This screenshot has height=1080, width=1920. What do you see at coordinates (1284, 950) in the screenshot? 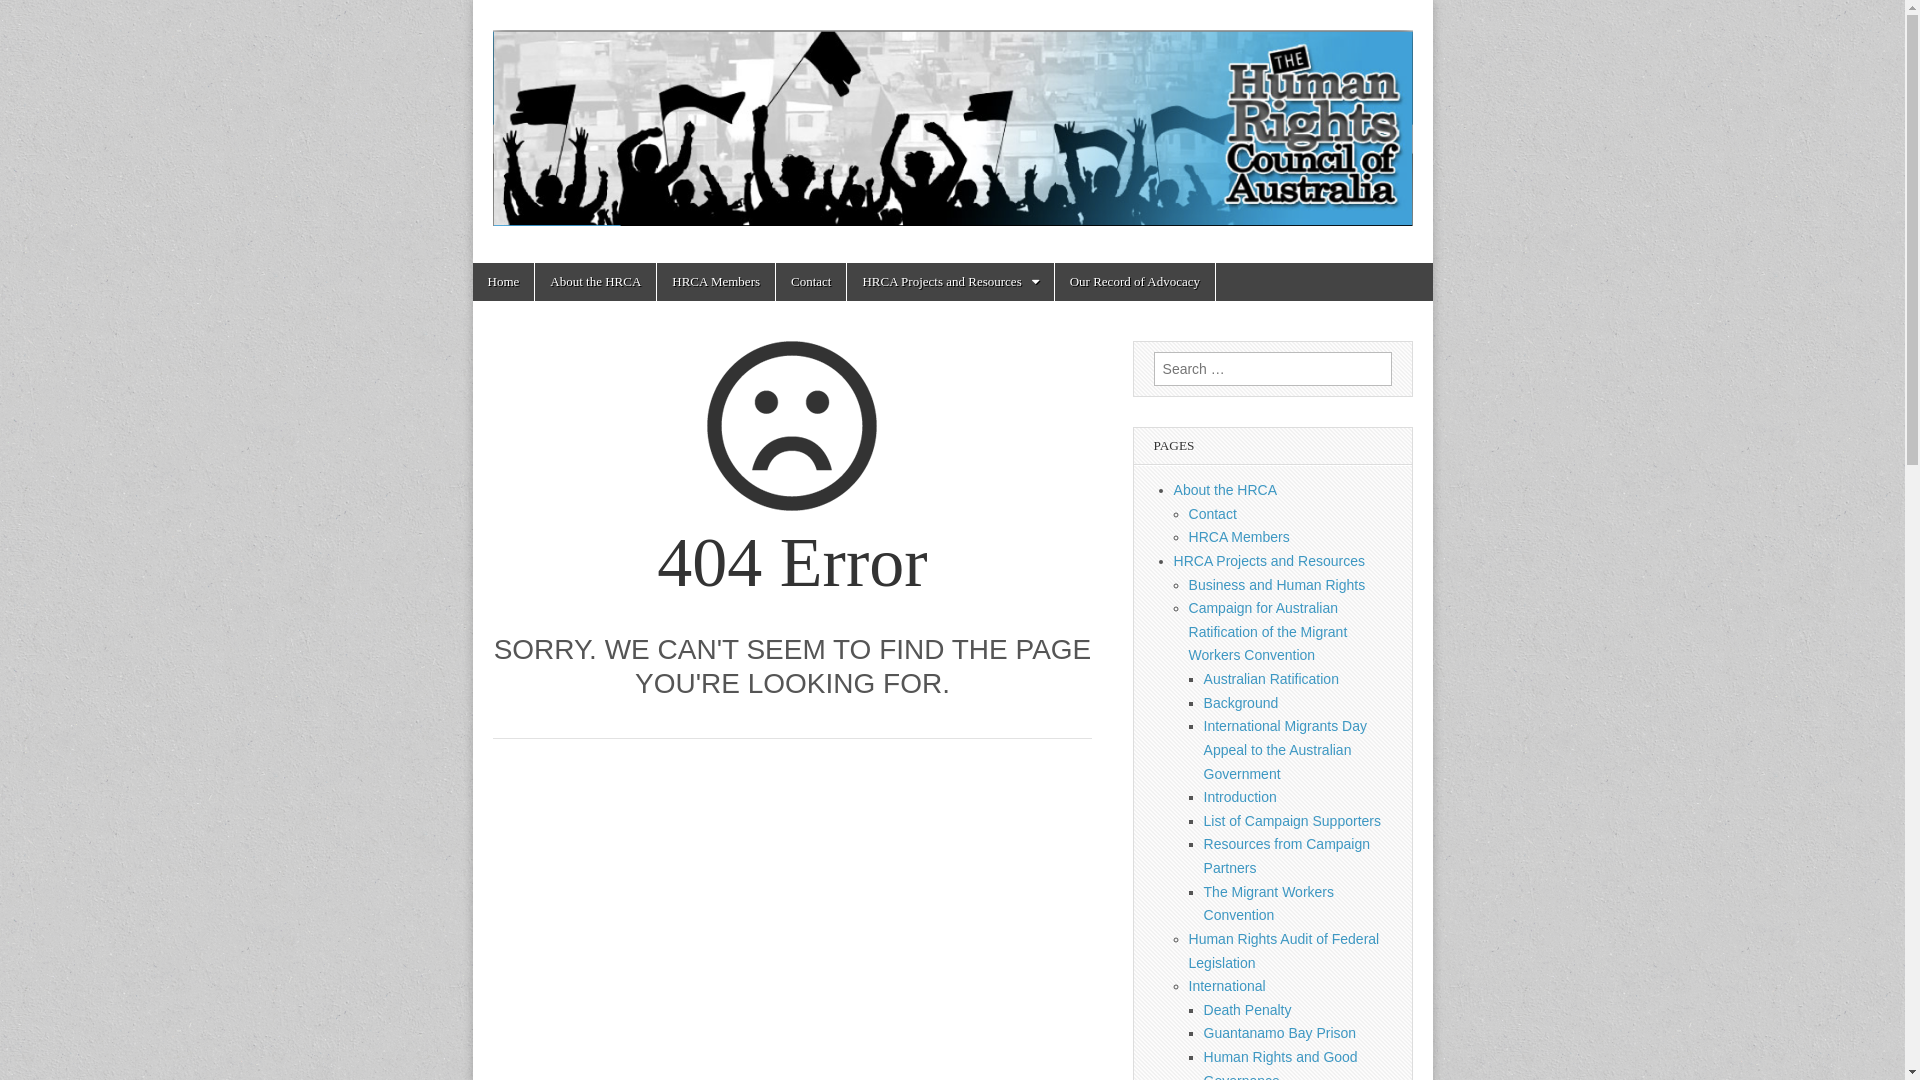
I see `'Human Rights Audit of Federal Legislation'` at bounding box center [1284, 950].